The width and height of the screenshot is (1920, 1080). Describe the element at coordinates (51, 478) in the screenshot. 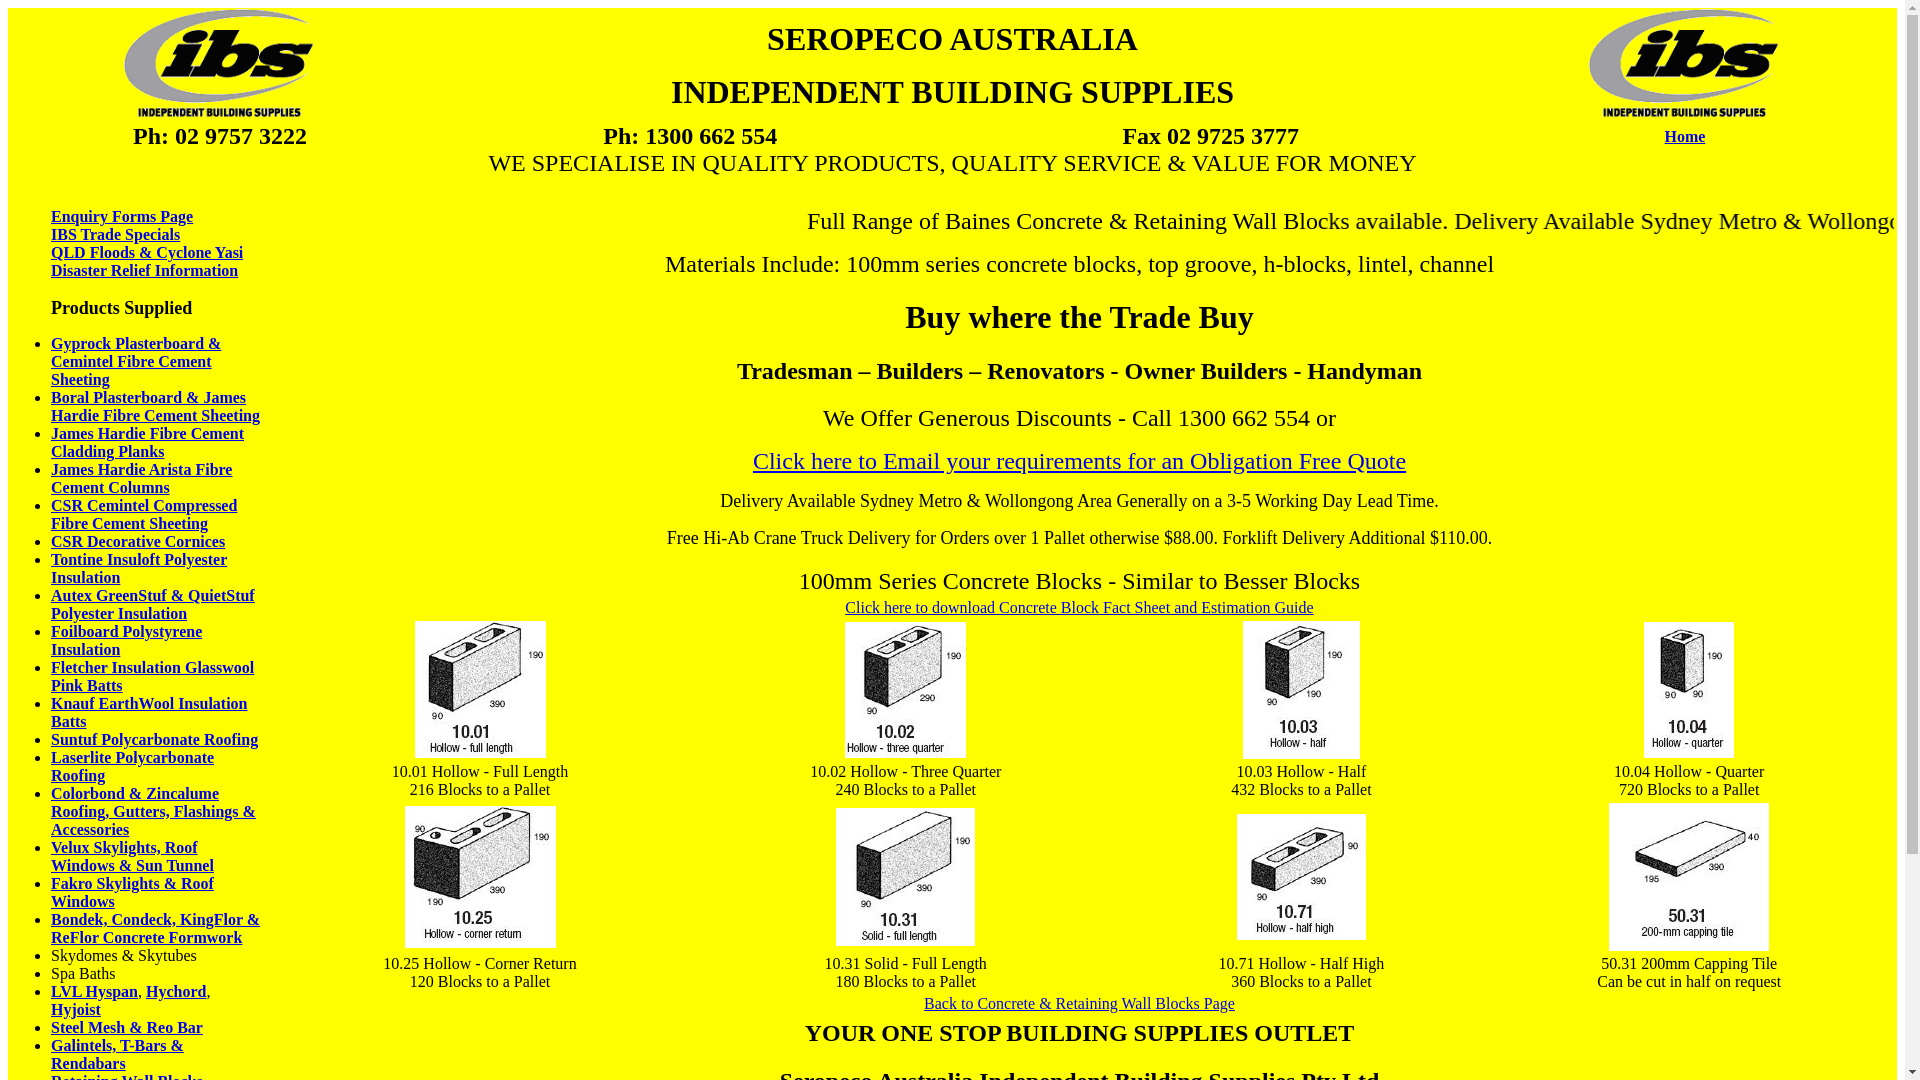

I see `'James Hardie Arista Fibre Cement Columns'` at that location.